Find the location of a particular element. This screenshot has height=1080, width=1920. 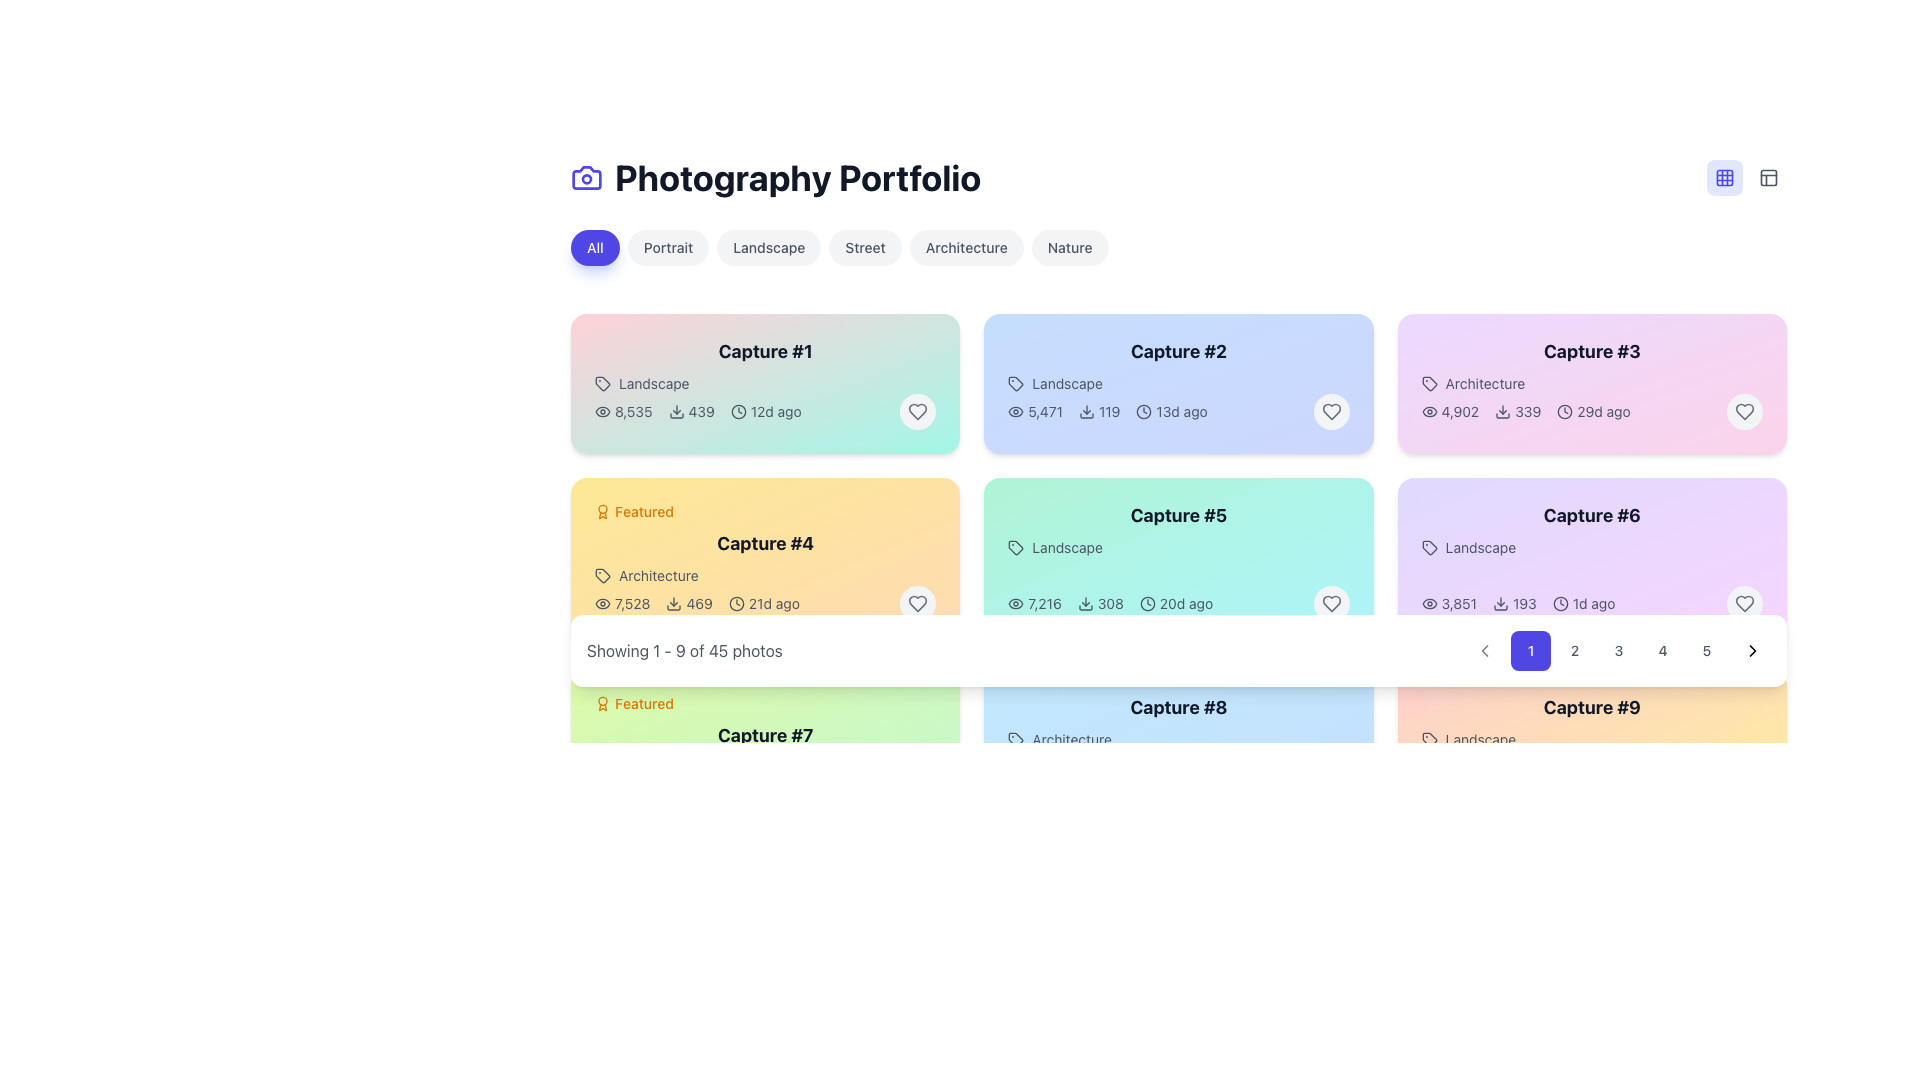

the Text label that specifies the content theme of the related item in the card, located next to the small icon in the 'Capture #8' section of the card is located at coordinates (1179, 740).